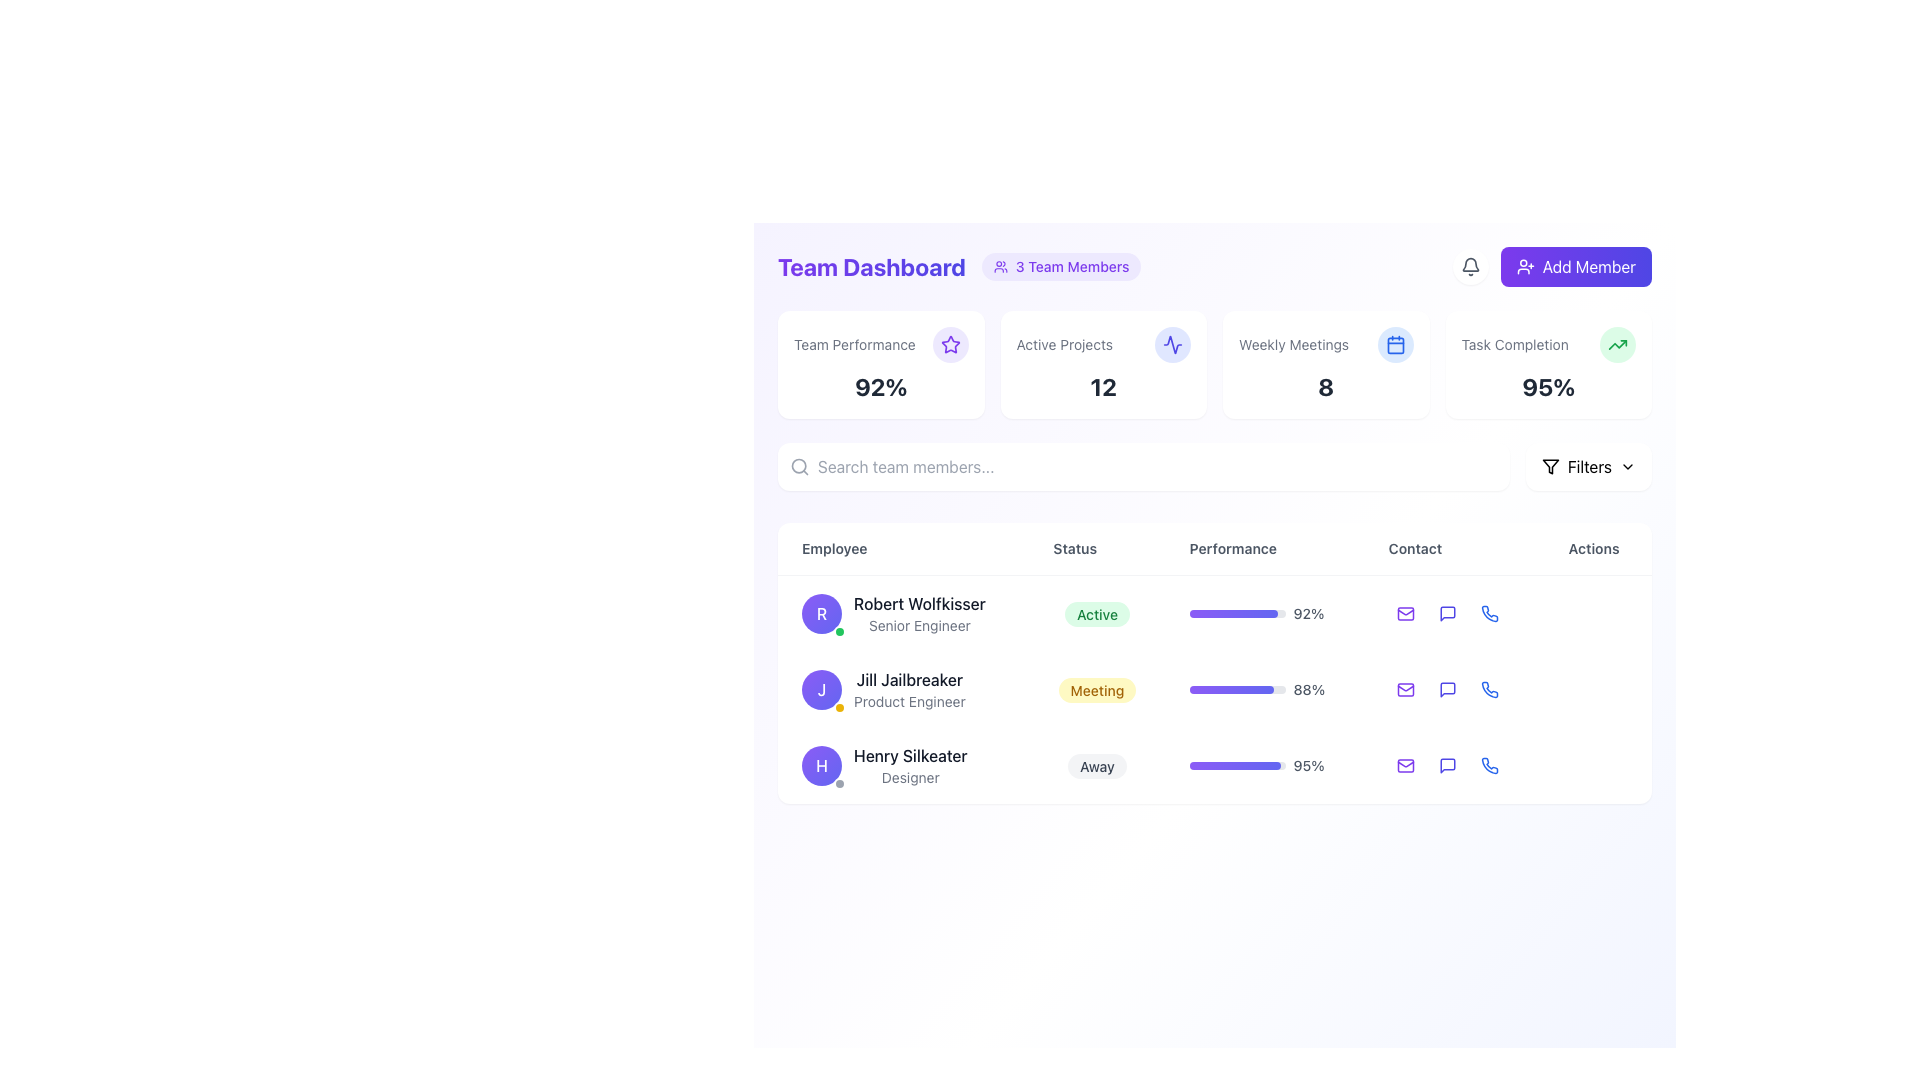  What do you see at coordinates (1515, 343) in the screenshot?
I see `the text label displaying 'Task Completion' in a small, gray-colored font located in the upper-right section of the interface` at bounding box center [1515, 343].